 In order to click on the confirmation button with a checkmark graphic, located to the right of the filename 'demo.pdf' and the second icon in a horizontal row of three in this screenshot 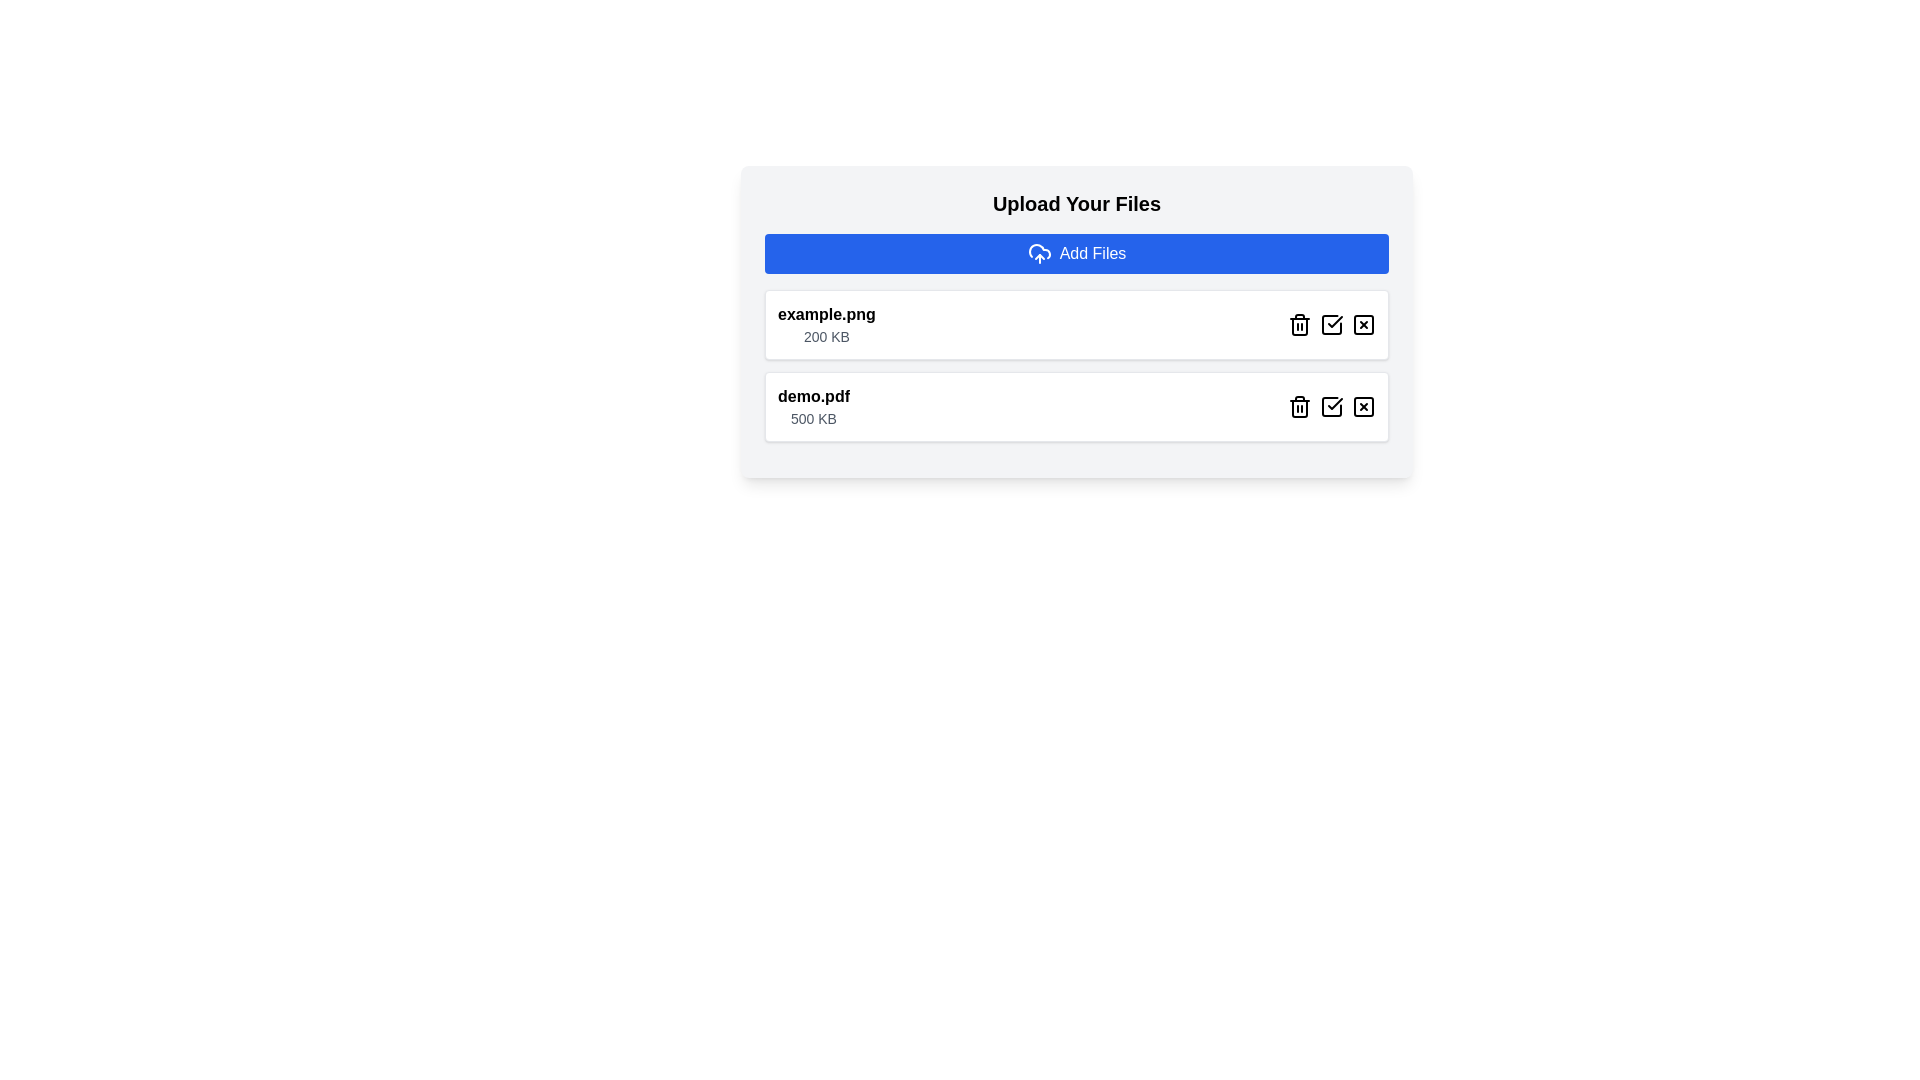, I will do `click(1331, 406)`.